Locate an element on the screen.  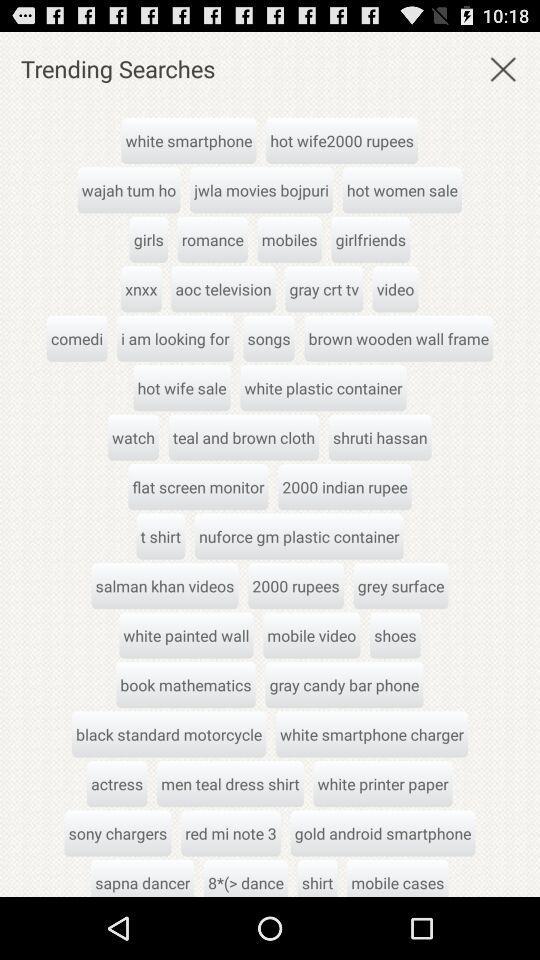
page is located at coordinates (502, 68).